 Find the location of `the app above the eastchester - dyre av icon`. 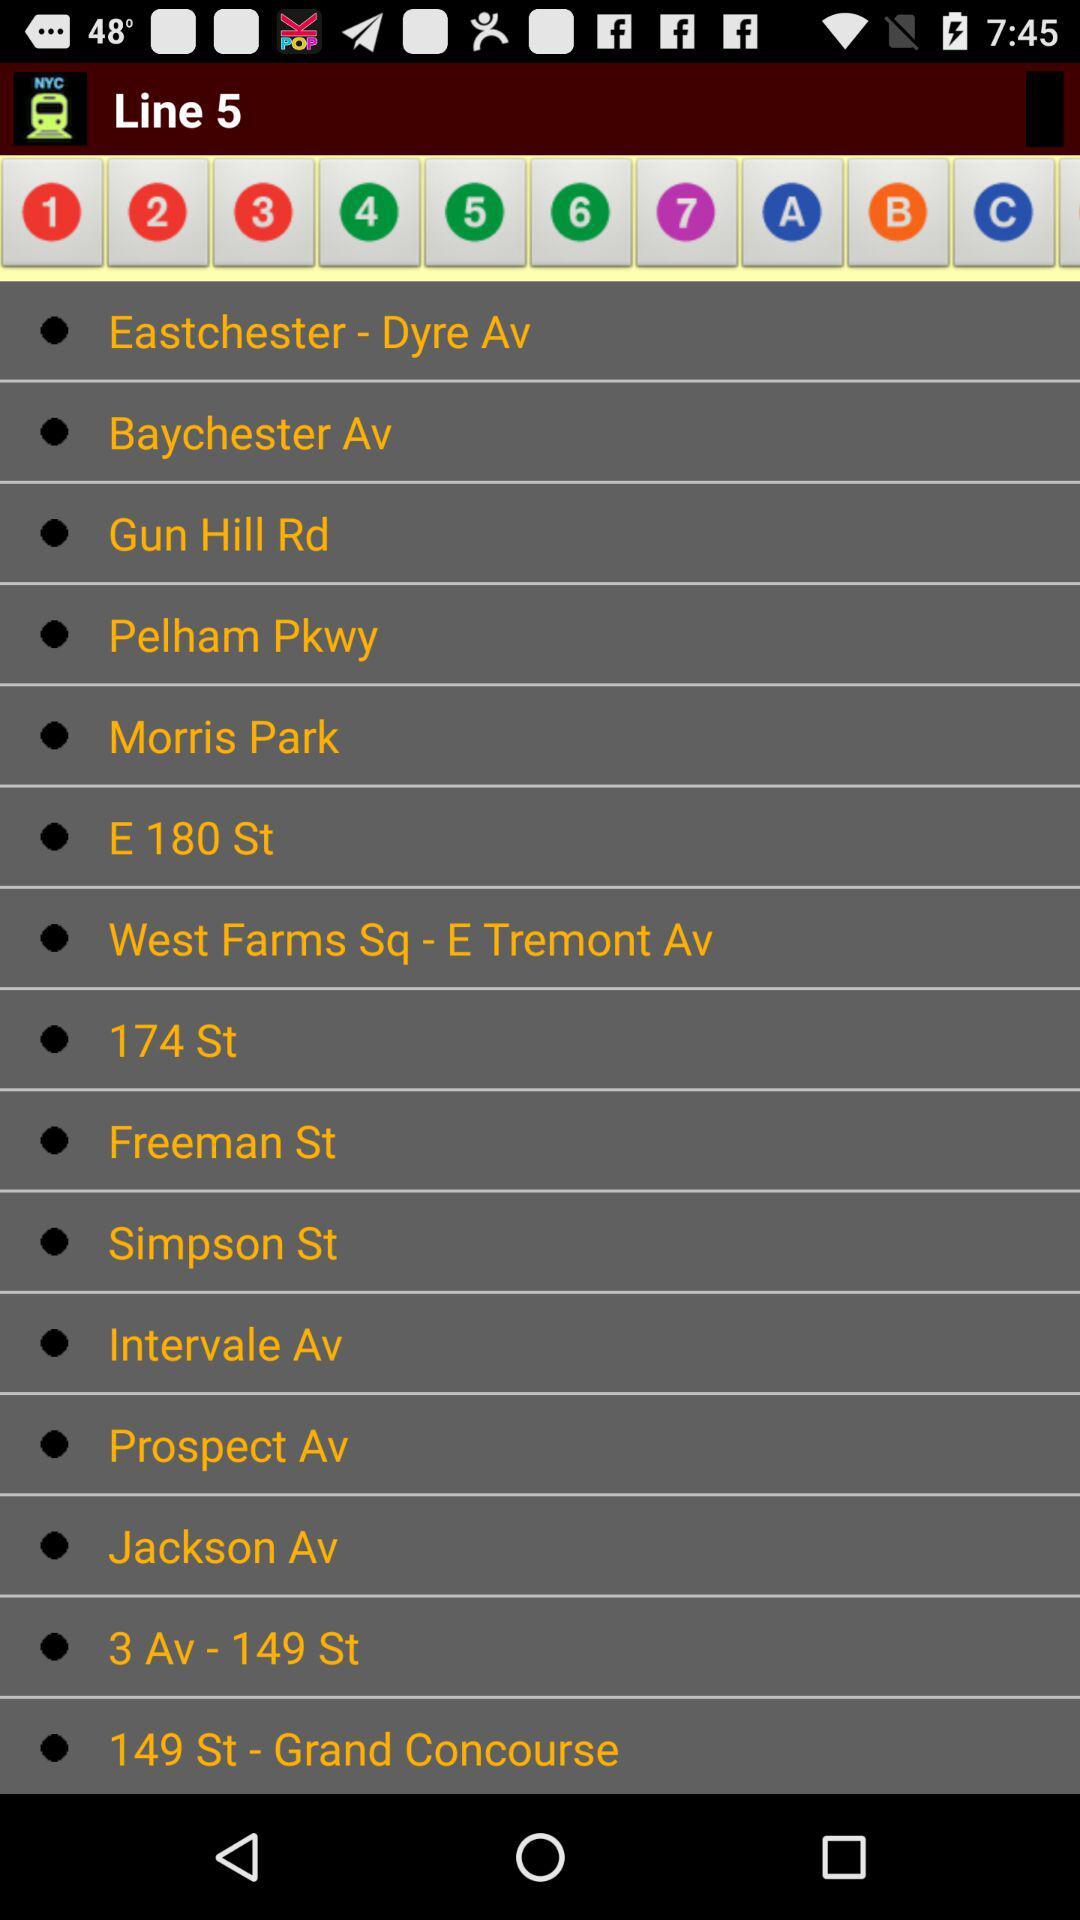

the app above the eastchester - dyre av icon is located at coordinates (1063, 218).